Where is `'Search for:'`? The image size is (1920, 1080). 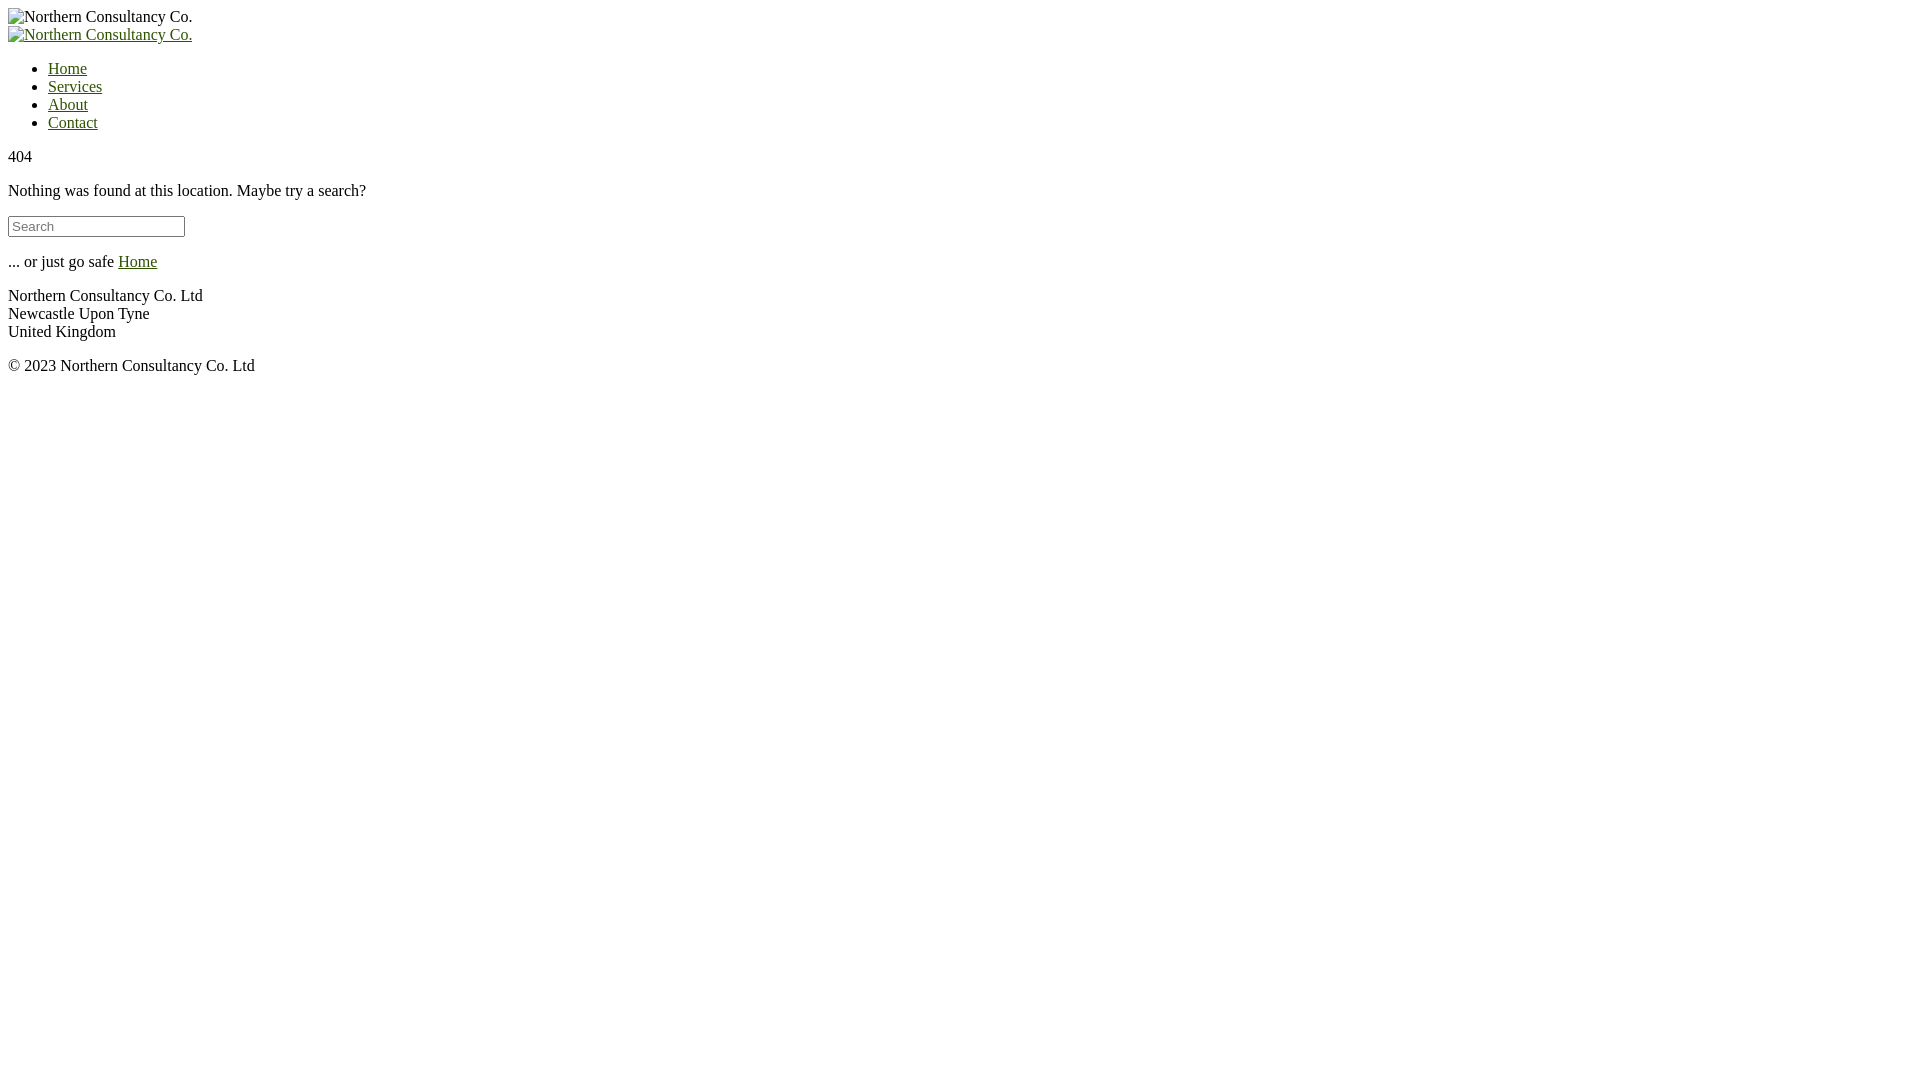
'Search for:' is located at coordinates (95, 225).